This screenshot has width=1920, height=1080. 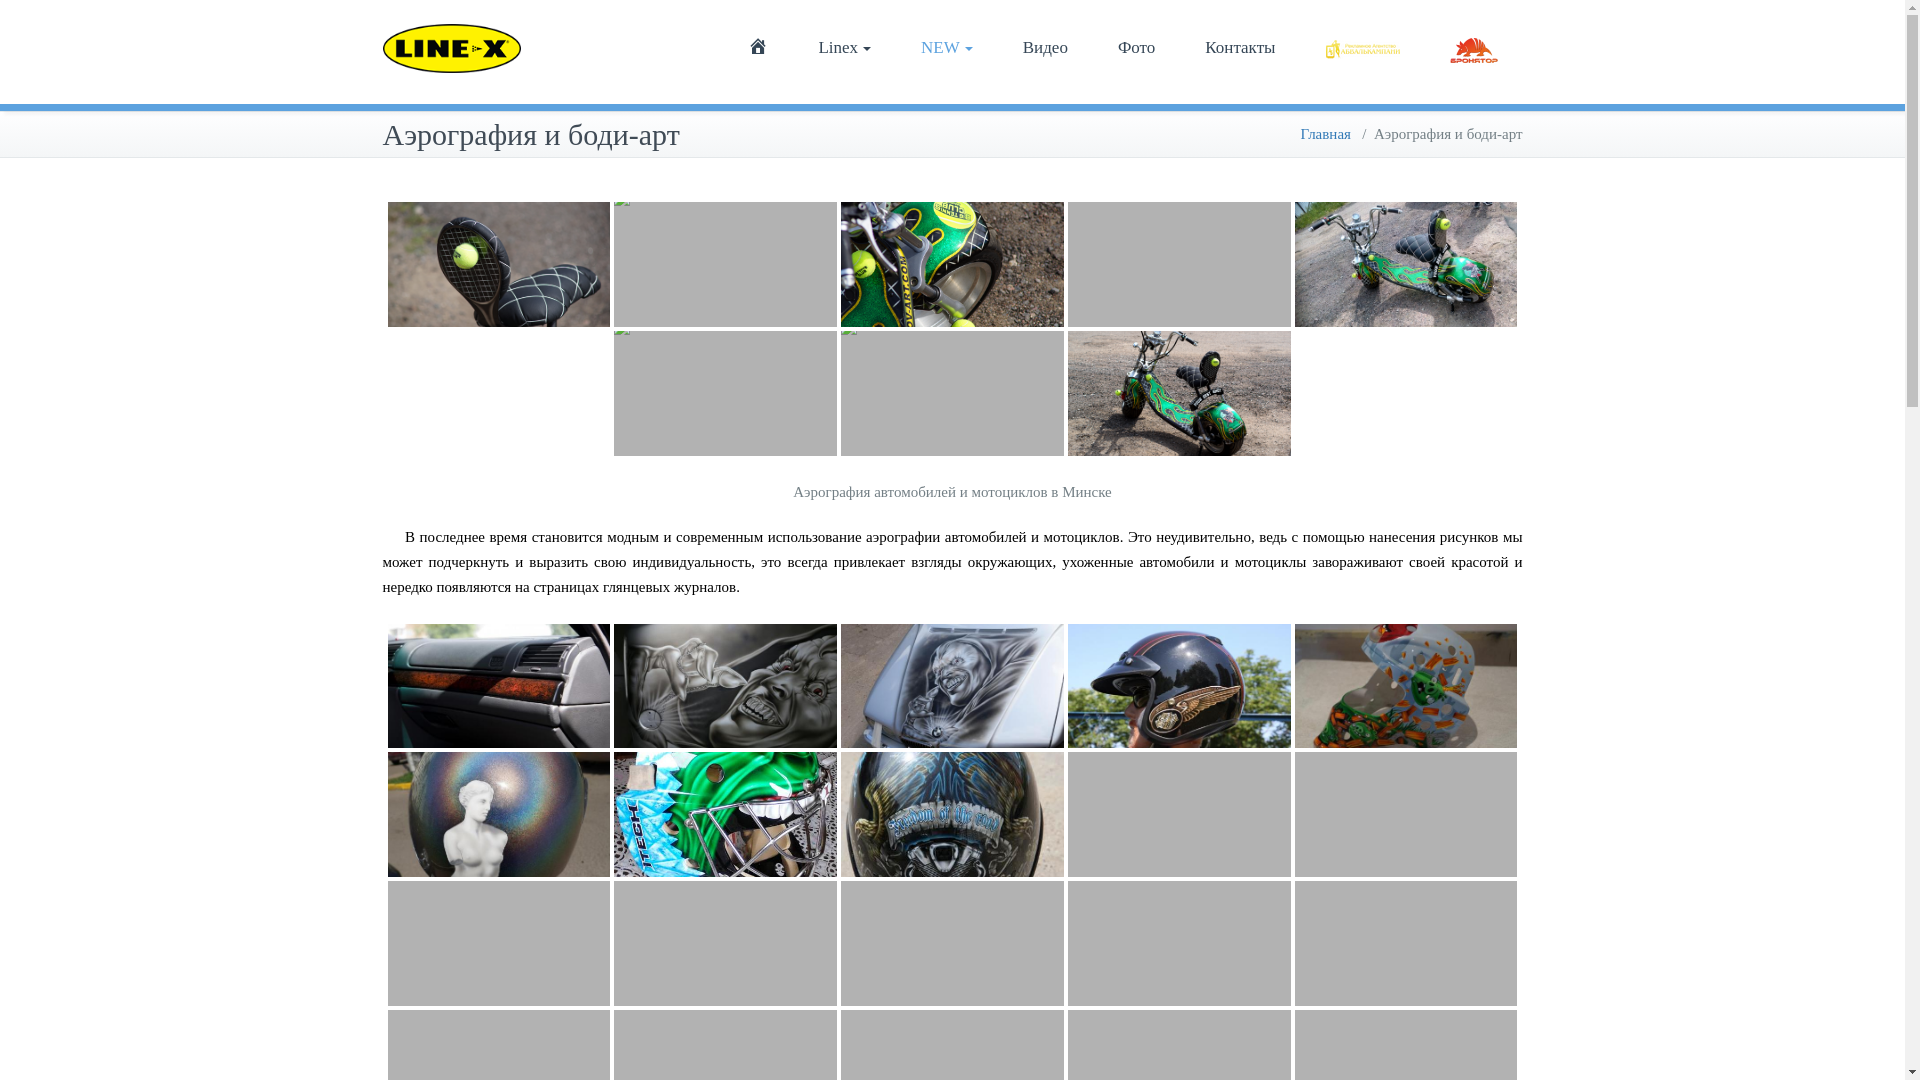 What do you see at coordinates (844, 46) in the screenshot?
I see `'Linex'` at bounding box center [844, 46].